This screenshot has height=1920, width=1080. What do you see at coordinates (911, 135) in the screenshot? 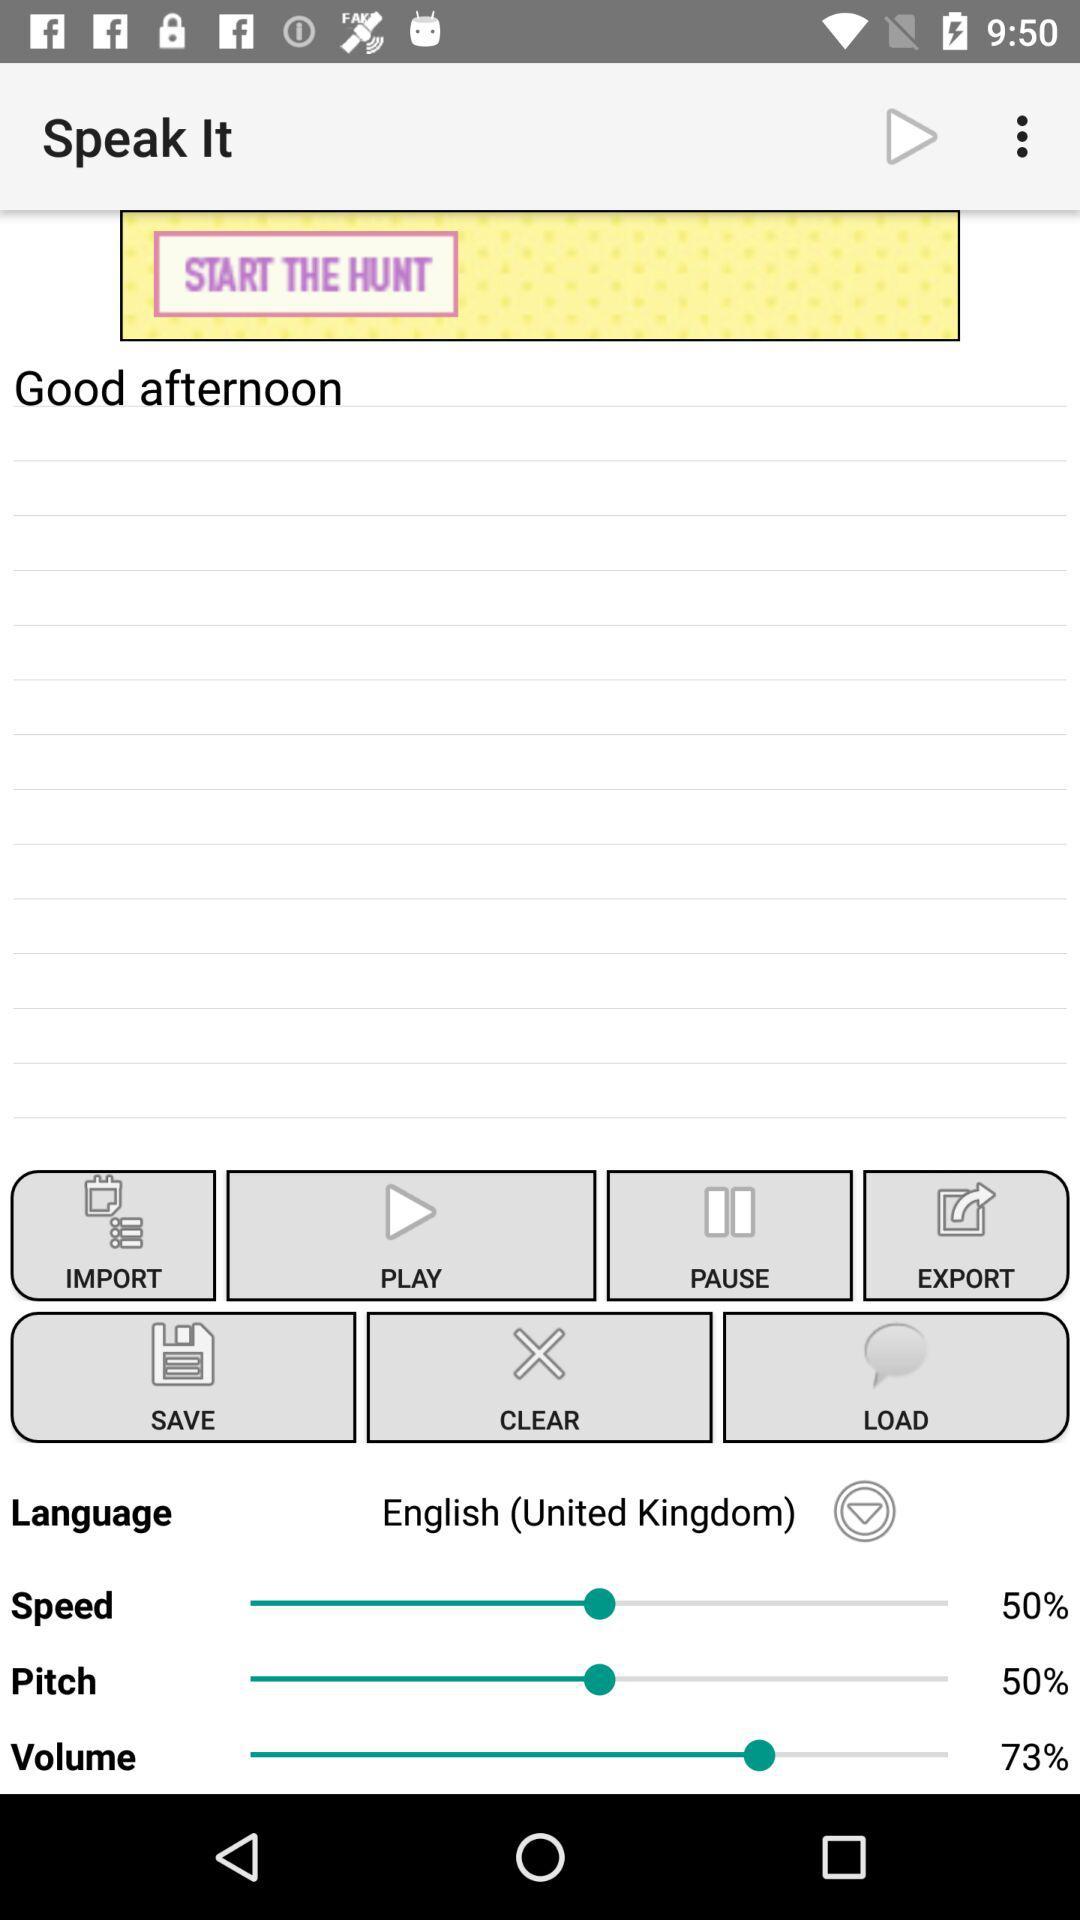
I see `next arrow` at bounding box center [911, 135].